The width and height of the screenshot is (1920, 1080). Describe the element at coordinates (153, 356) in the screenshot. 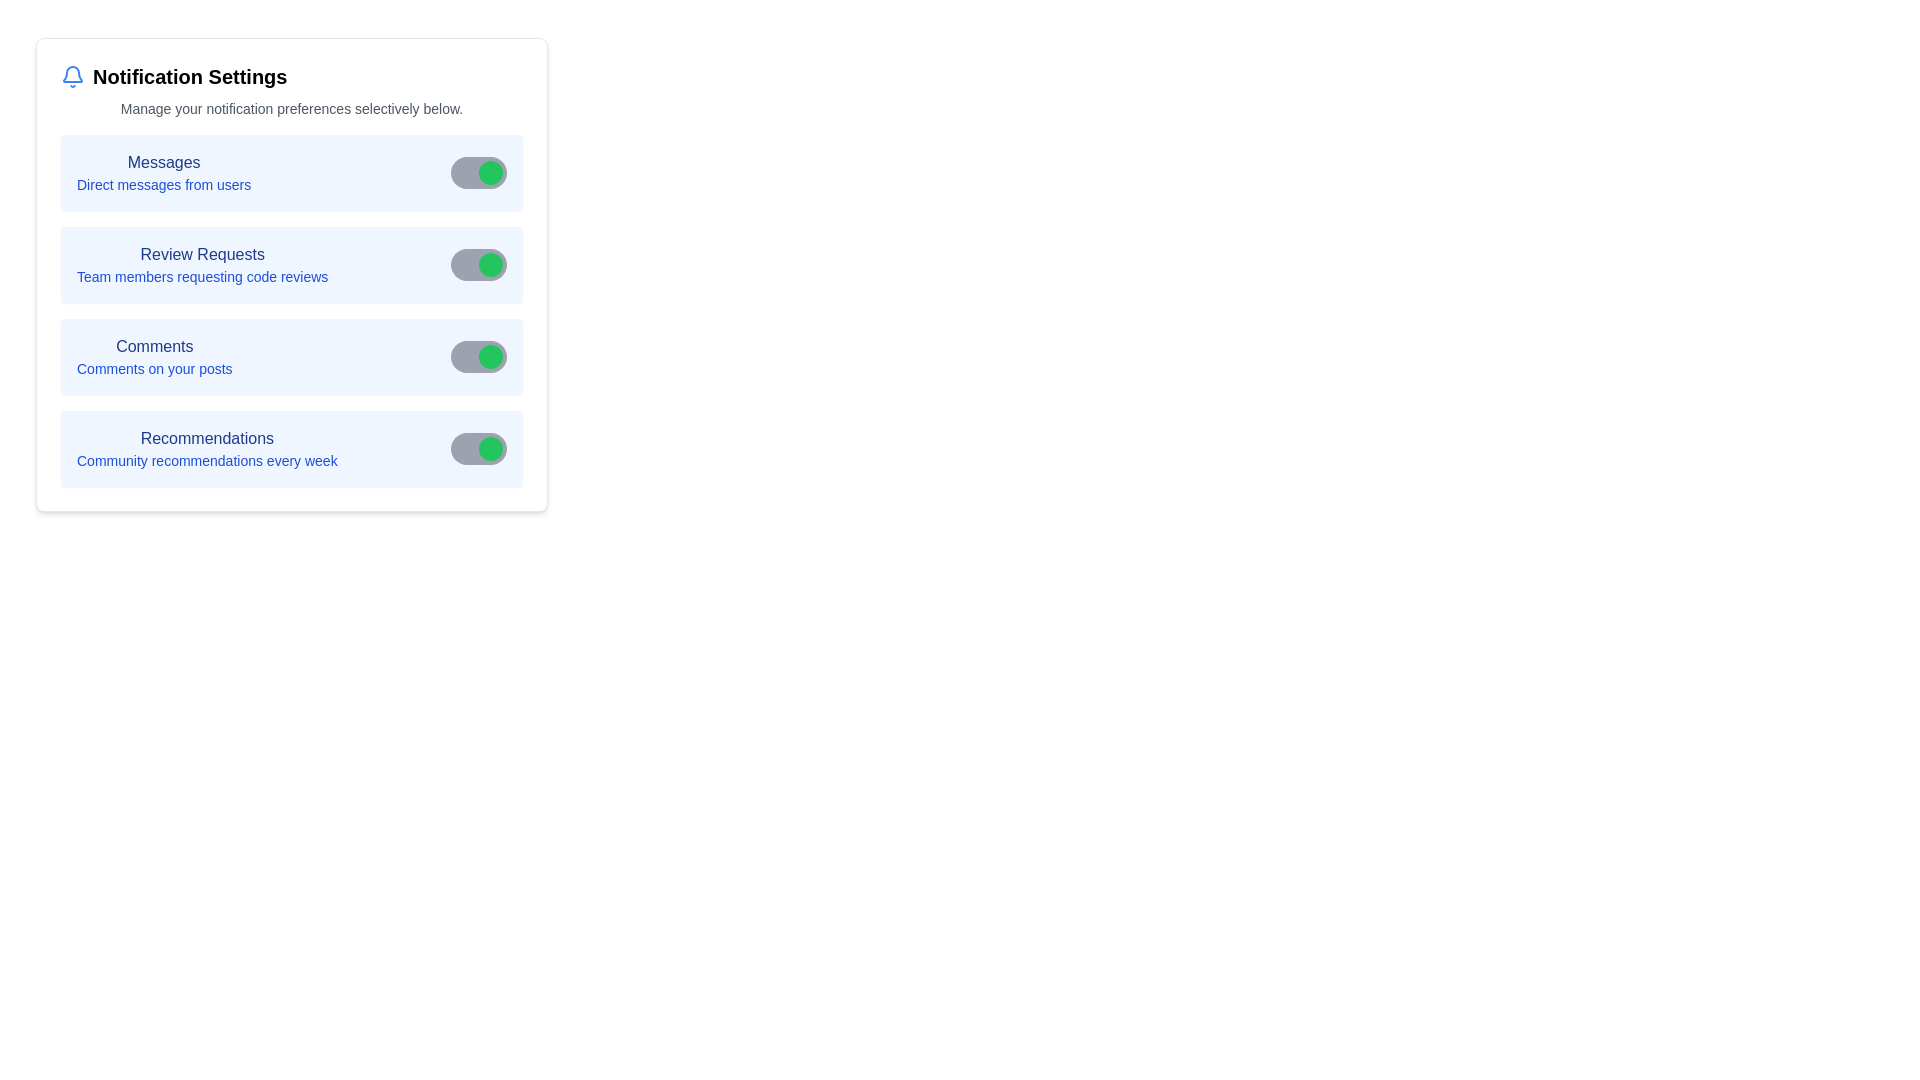

I see `descriptive label for the notification preference related to comments on user posts, which is located as the third item in the notification settings card` at that location.